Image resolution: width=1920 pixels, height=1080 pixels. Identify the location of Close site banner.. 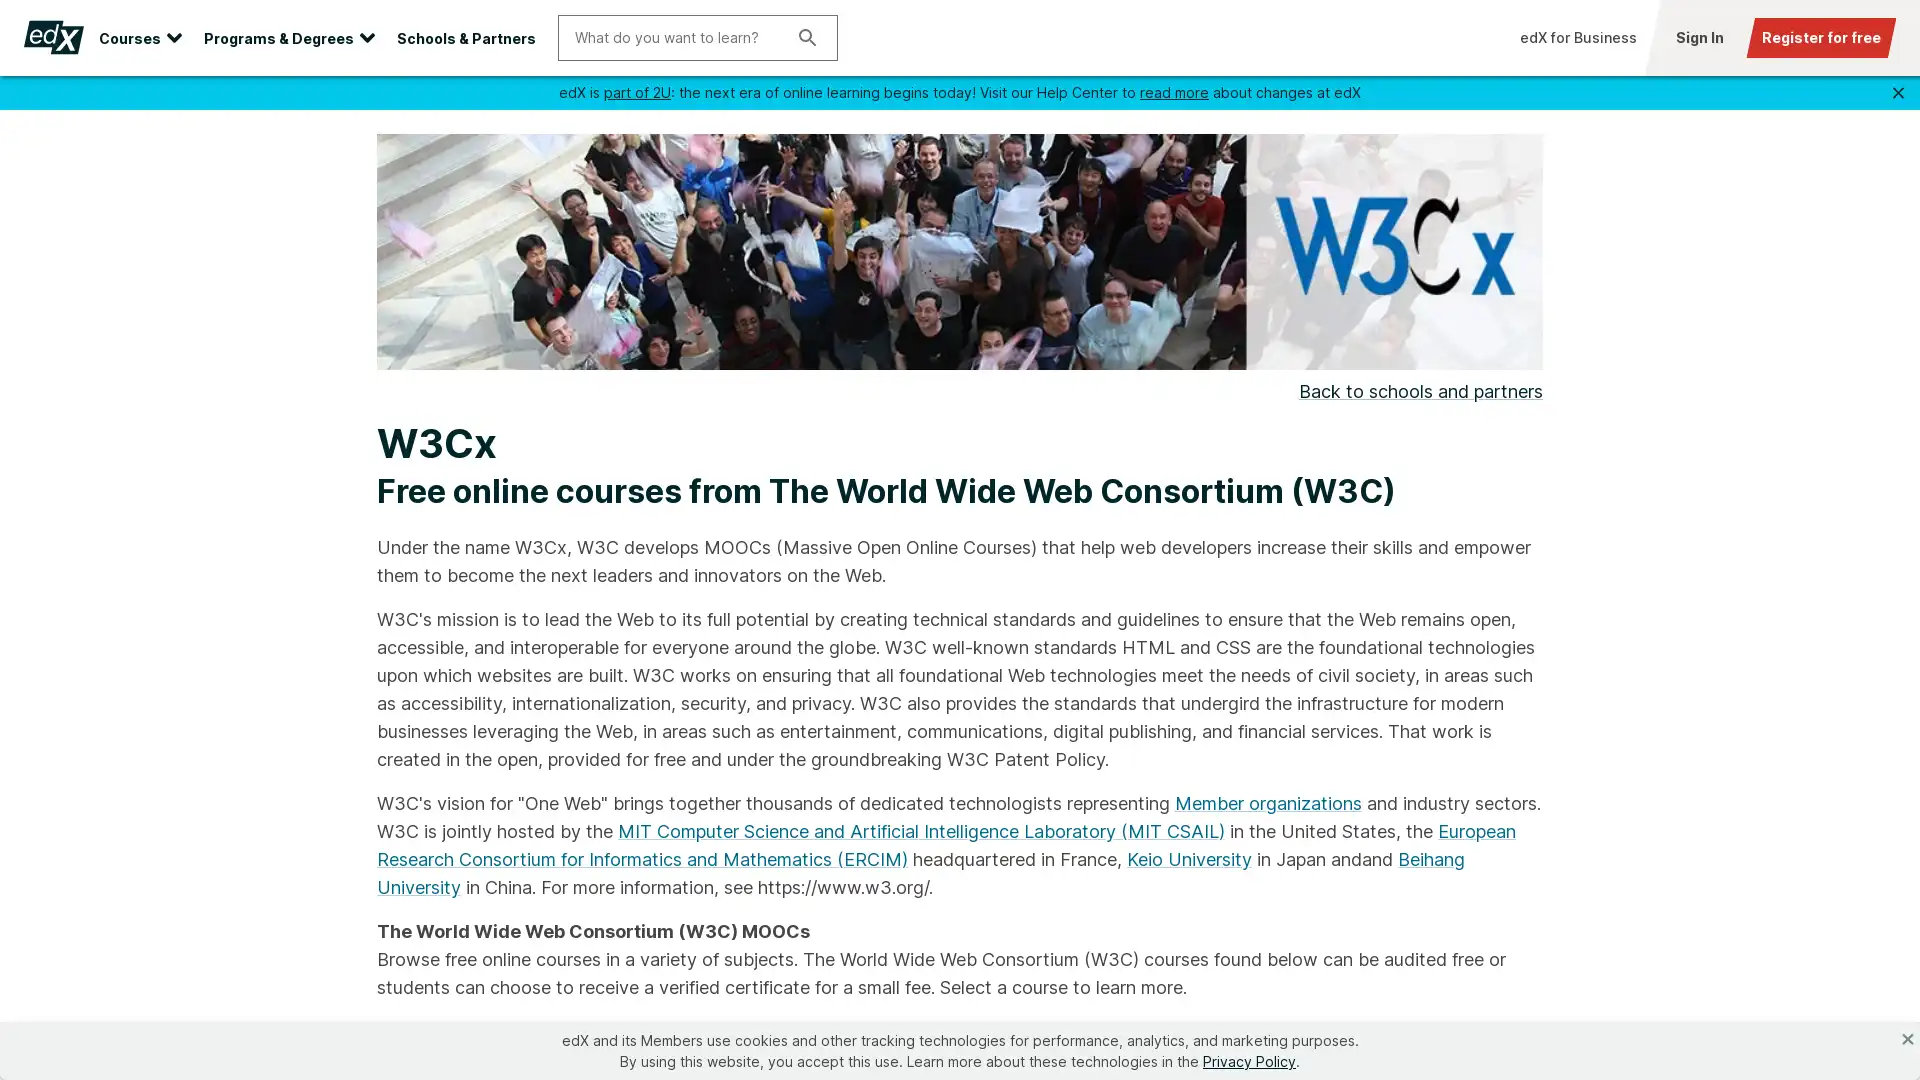
(1896, 92).